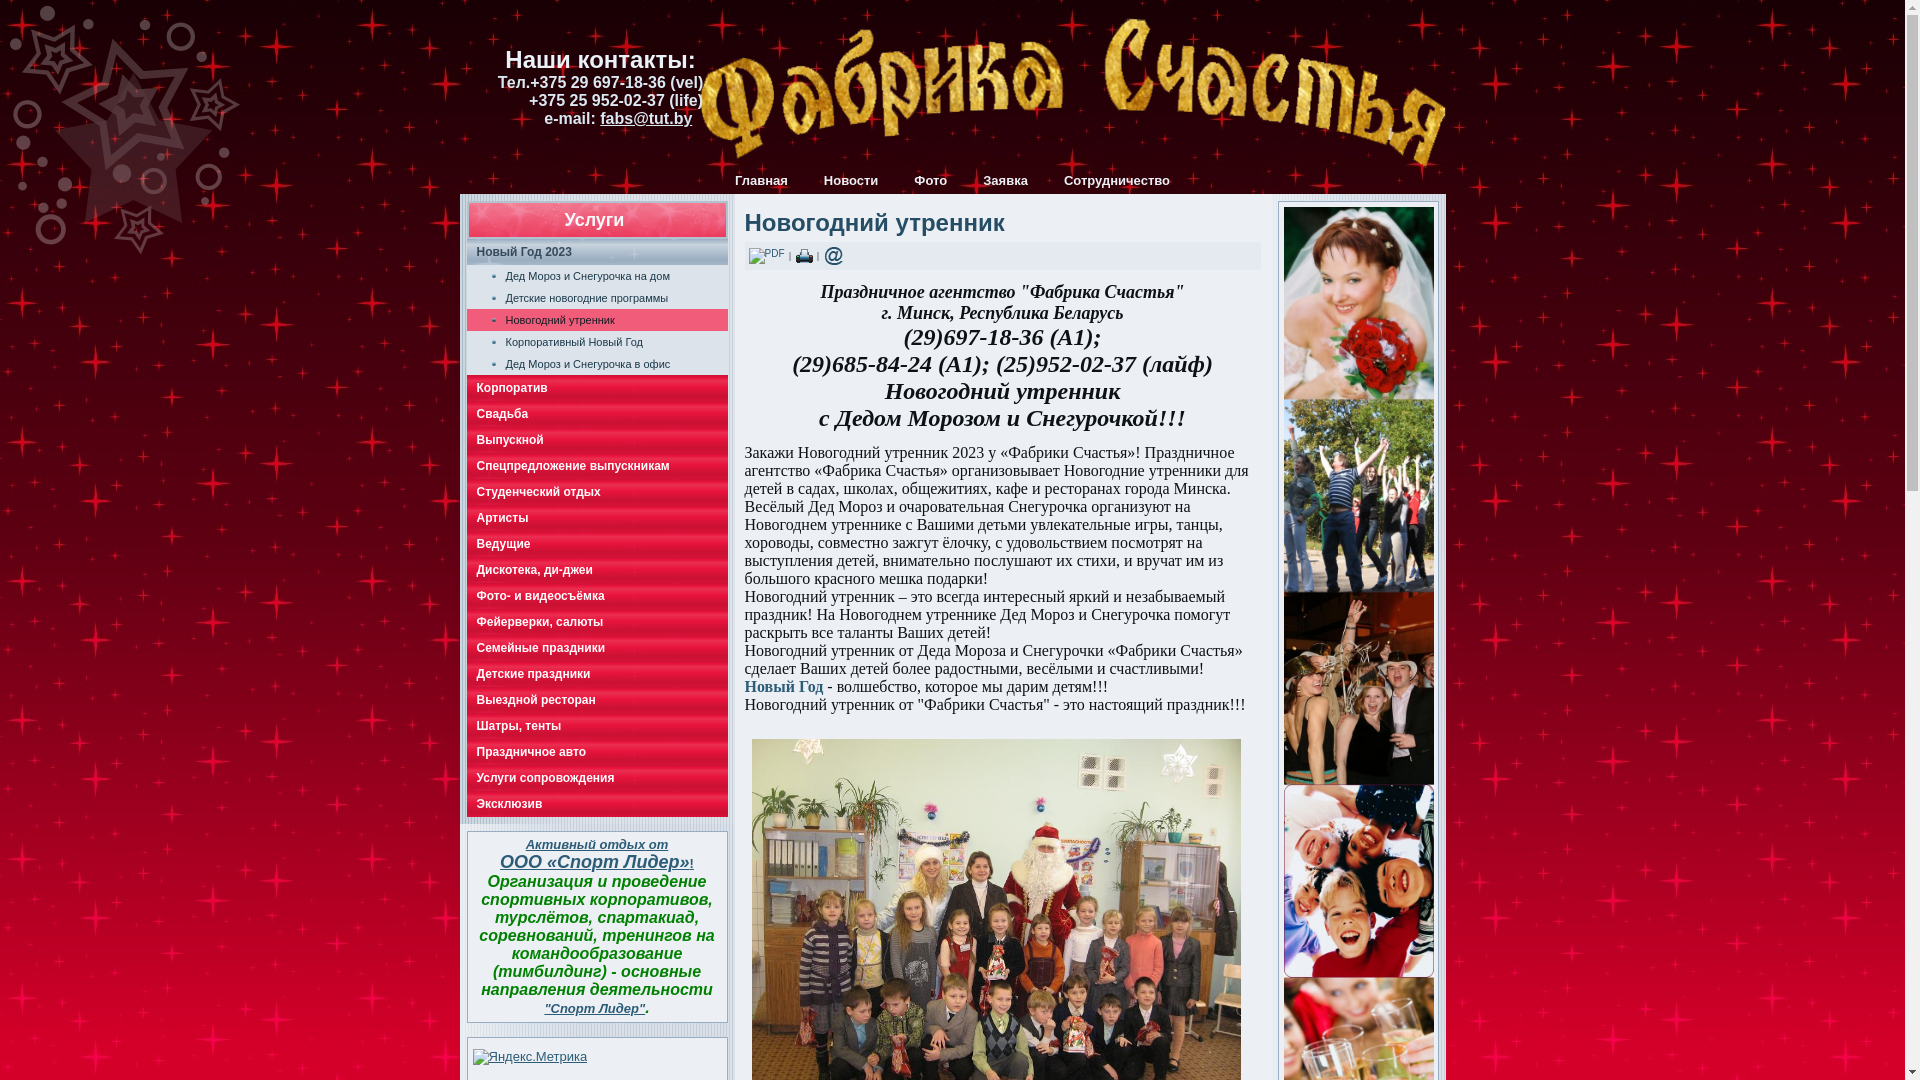 The image size is (1920, 1080). I want to click on 'fabs@tut.by', so click(646, 118).